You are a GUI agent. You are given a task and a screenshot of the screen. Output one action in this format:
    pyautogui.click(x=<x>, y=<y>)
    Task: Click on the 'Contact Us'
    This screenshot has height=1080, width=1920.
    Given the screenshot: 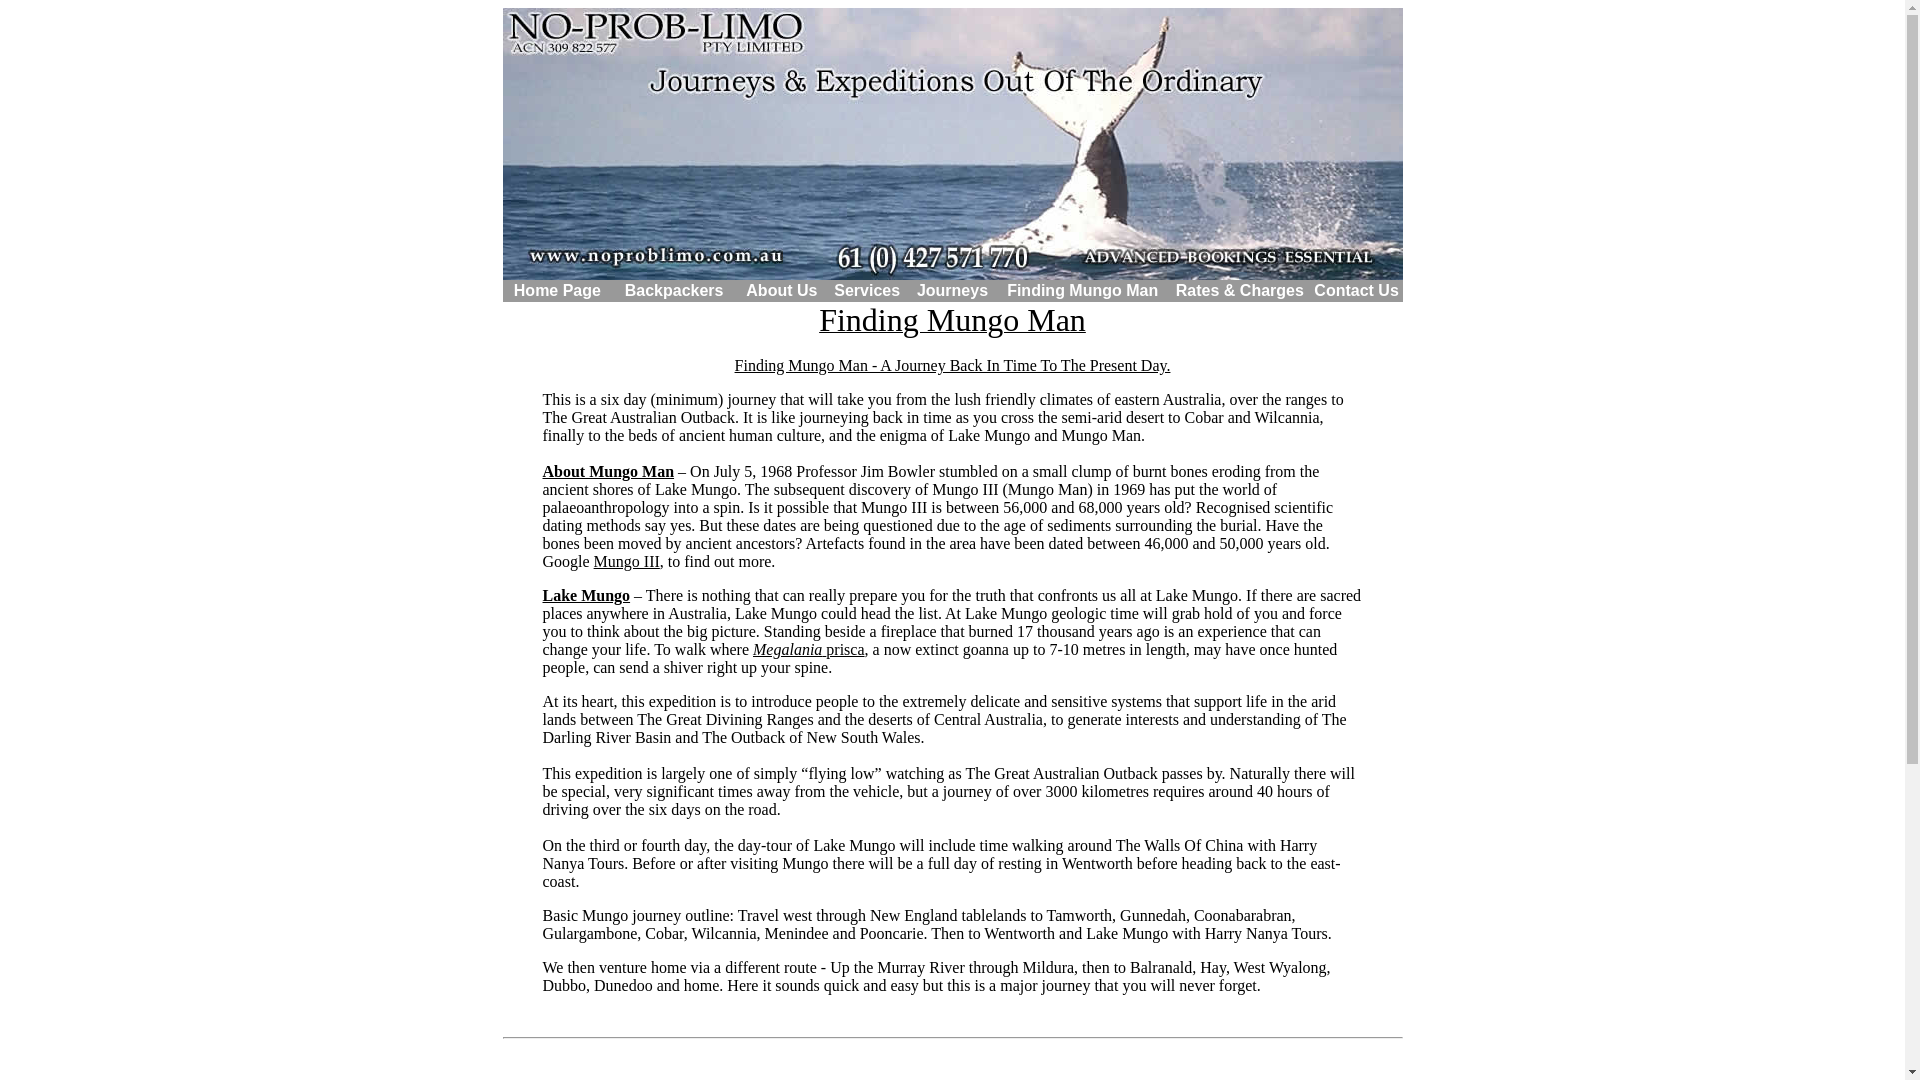 What is the action you would take?
    pyautogui.click(x=1356, y=290)
    